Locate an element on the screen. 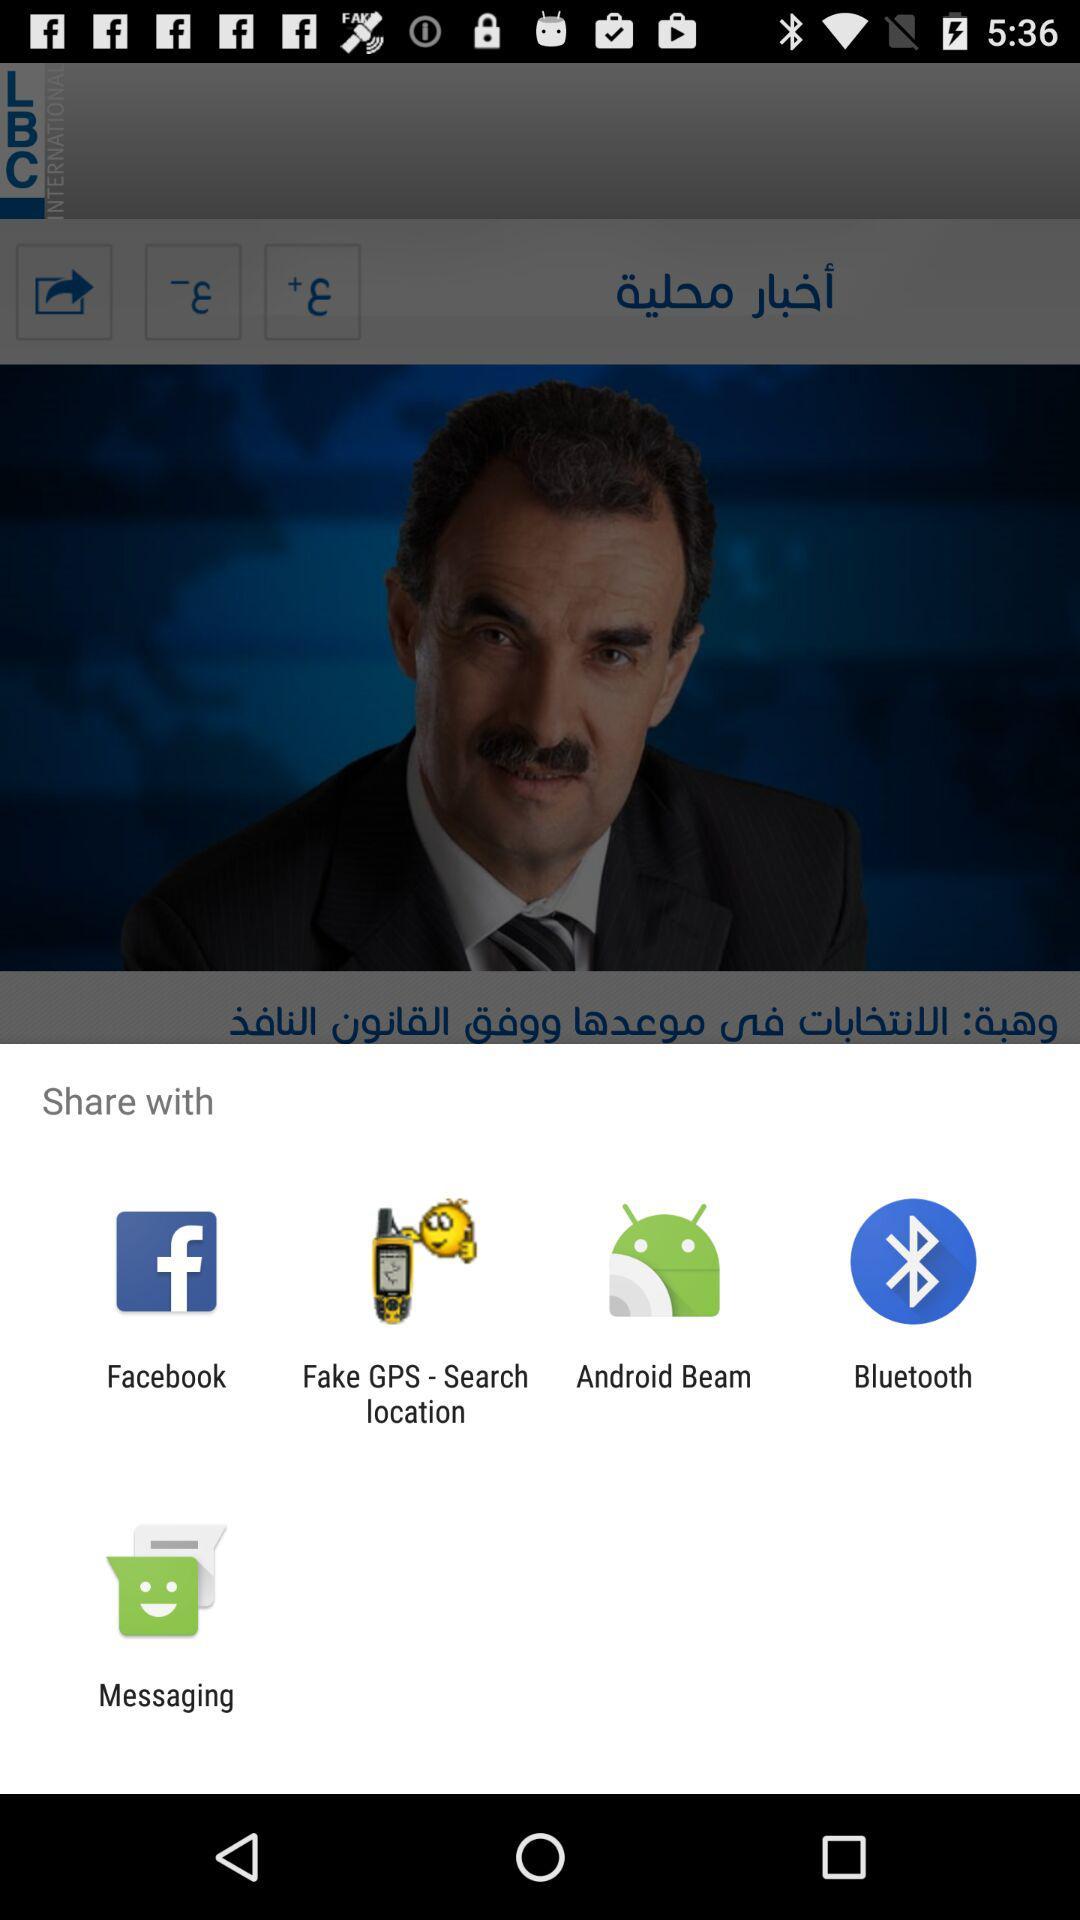  the app next to facebook is located at coordinates (414, 1392).